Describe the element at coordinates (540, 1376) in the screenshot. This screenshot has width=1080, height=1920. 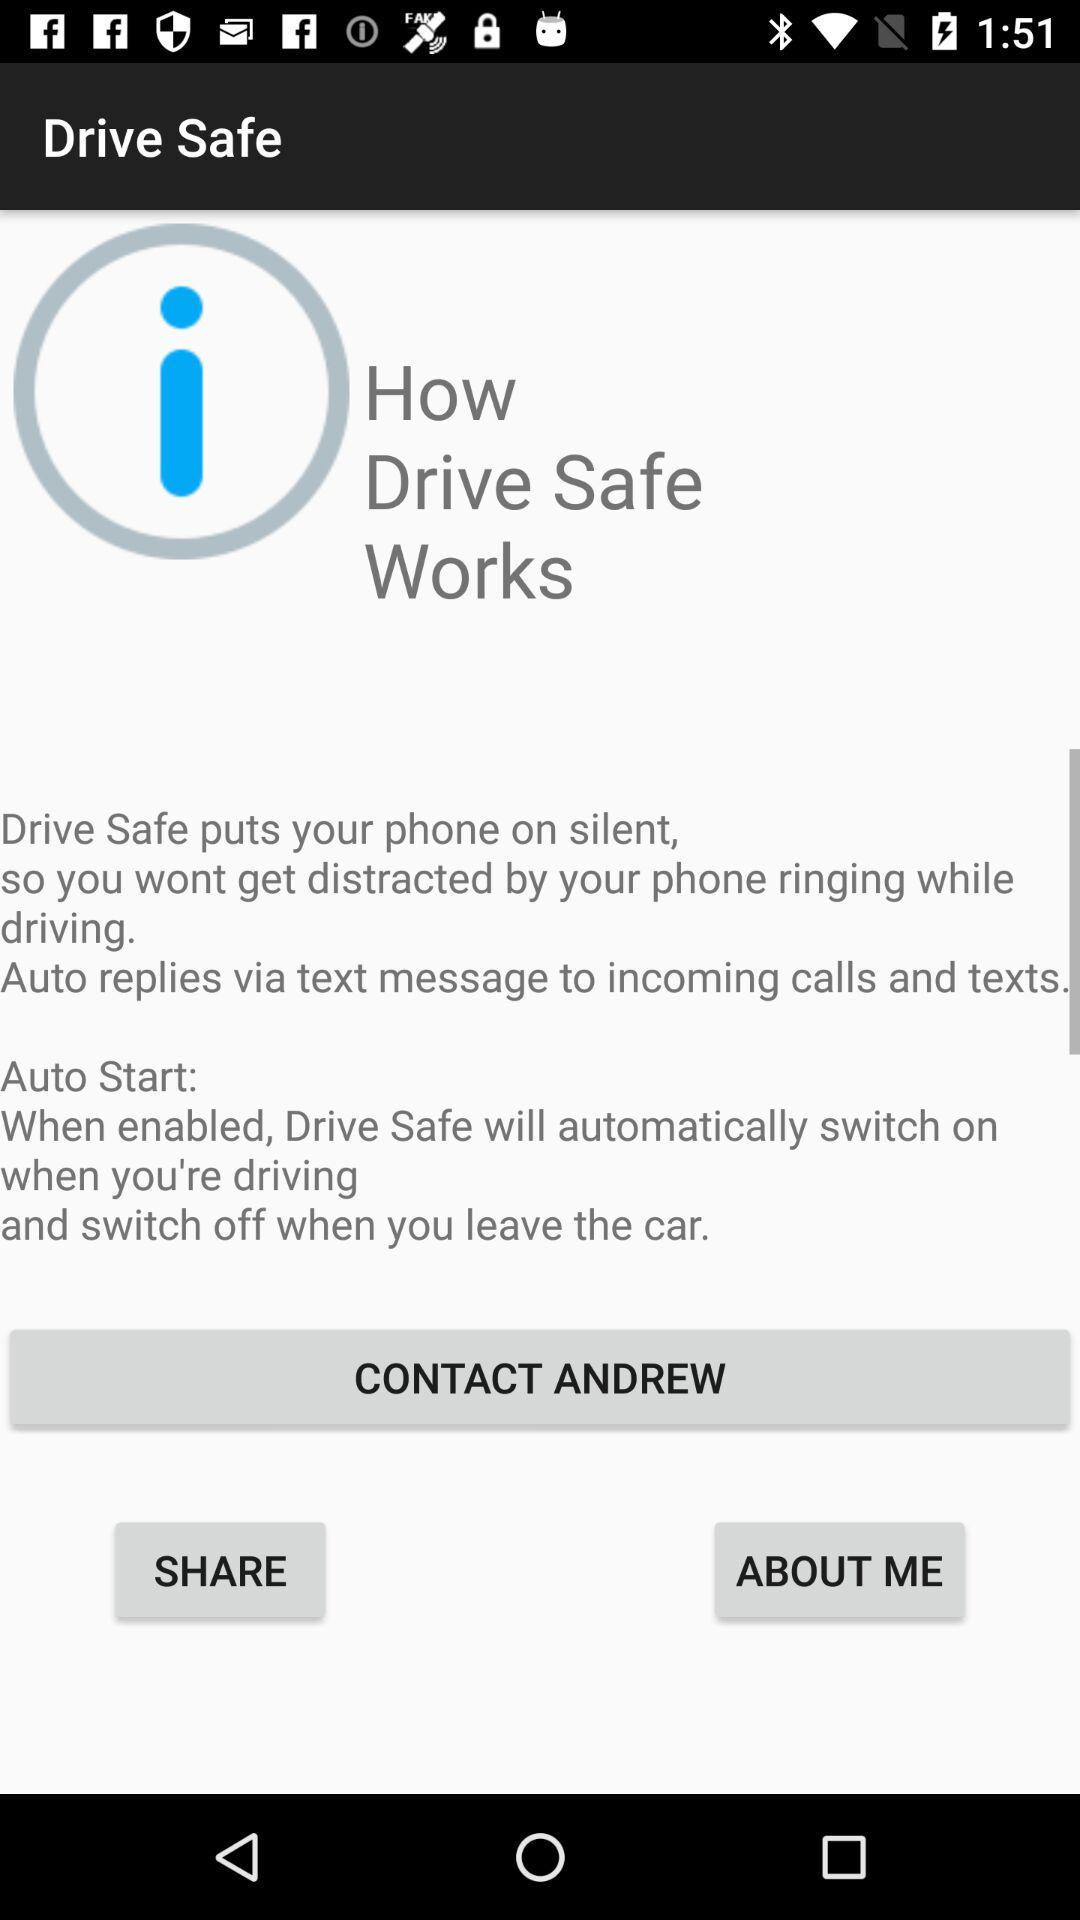
I see `contact andrew` at that location.